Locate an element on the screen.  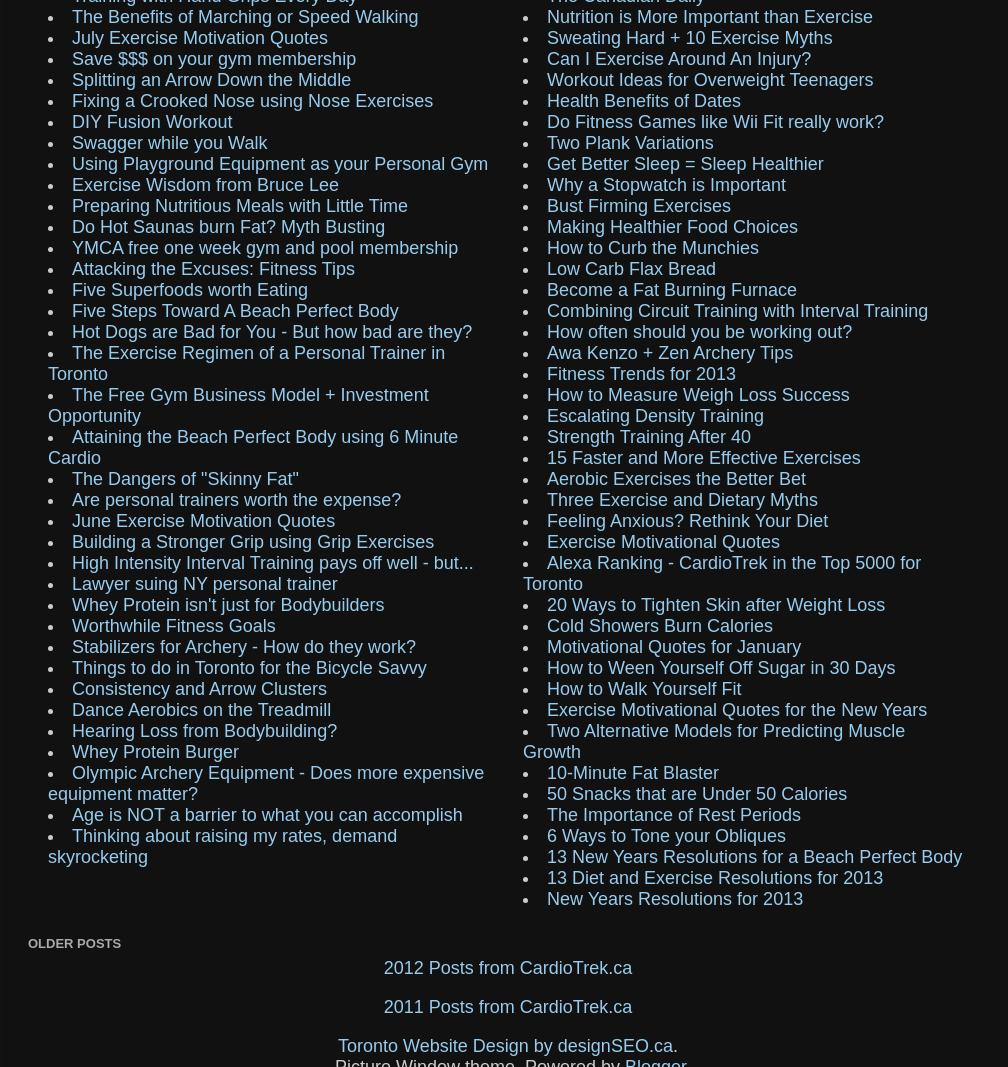
'Are personal trainers worth the expense?' is located at coordinates (236, 498).